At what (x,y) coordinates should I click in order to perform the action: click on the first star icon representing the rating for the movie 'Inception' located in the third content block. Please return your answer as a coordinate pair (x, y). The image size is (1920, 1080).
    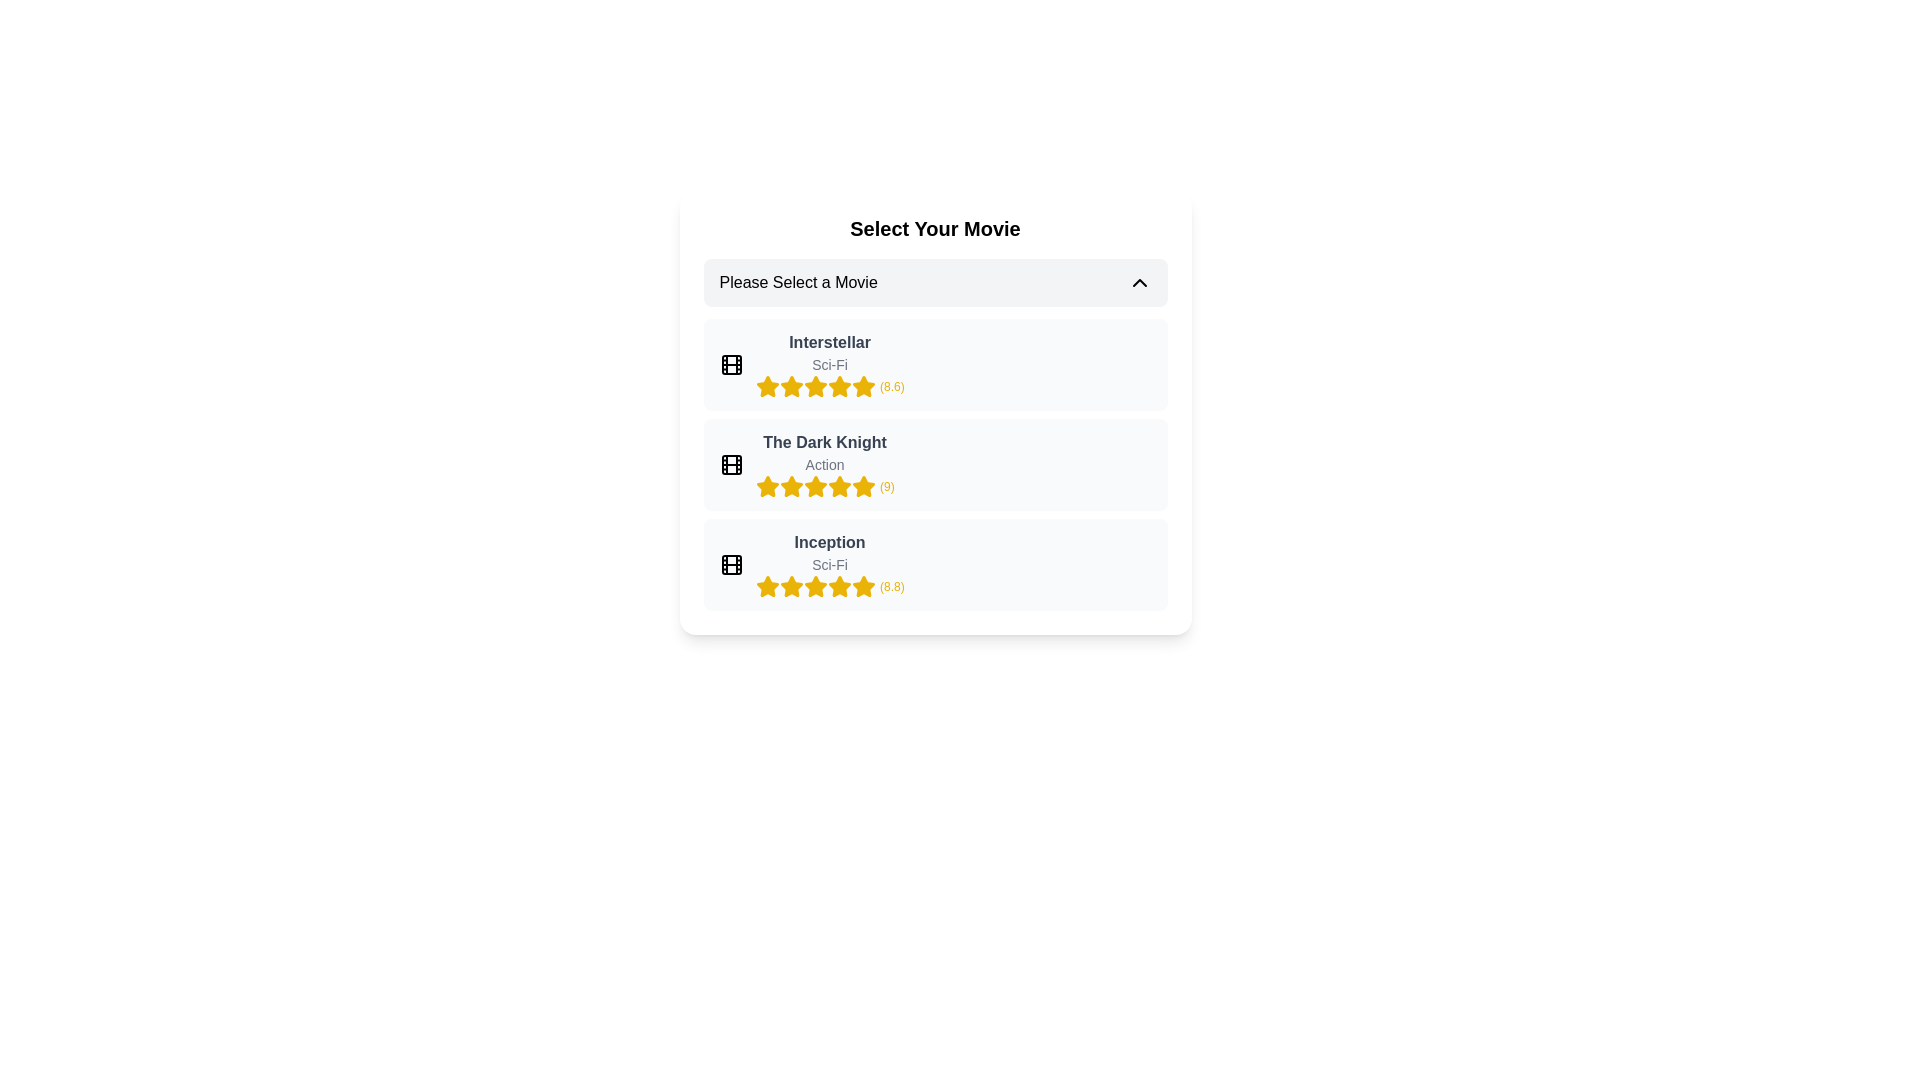
    Looking at the image, I should click on (766, 585).